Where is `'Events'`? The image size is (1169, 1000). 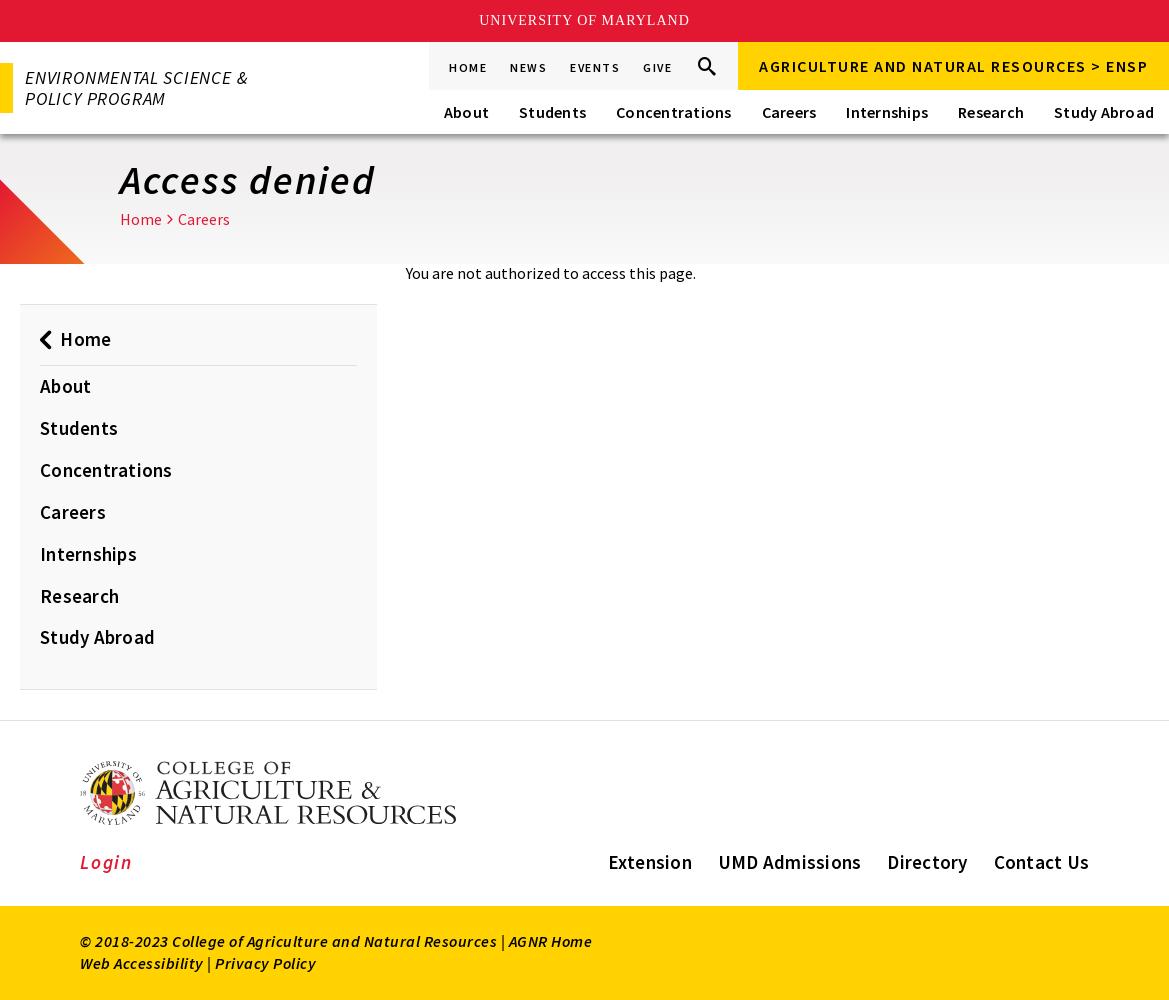
'Events' is located at coordinates (594, 66).